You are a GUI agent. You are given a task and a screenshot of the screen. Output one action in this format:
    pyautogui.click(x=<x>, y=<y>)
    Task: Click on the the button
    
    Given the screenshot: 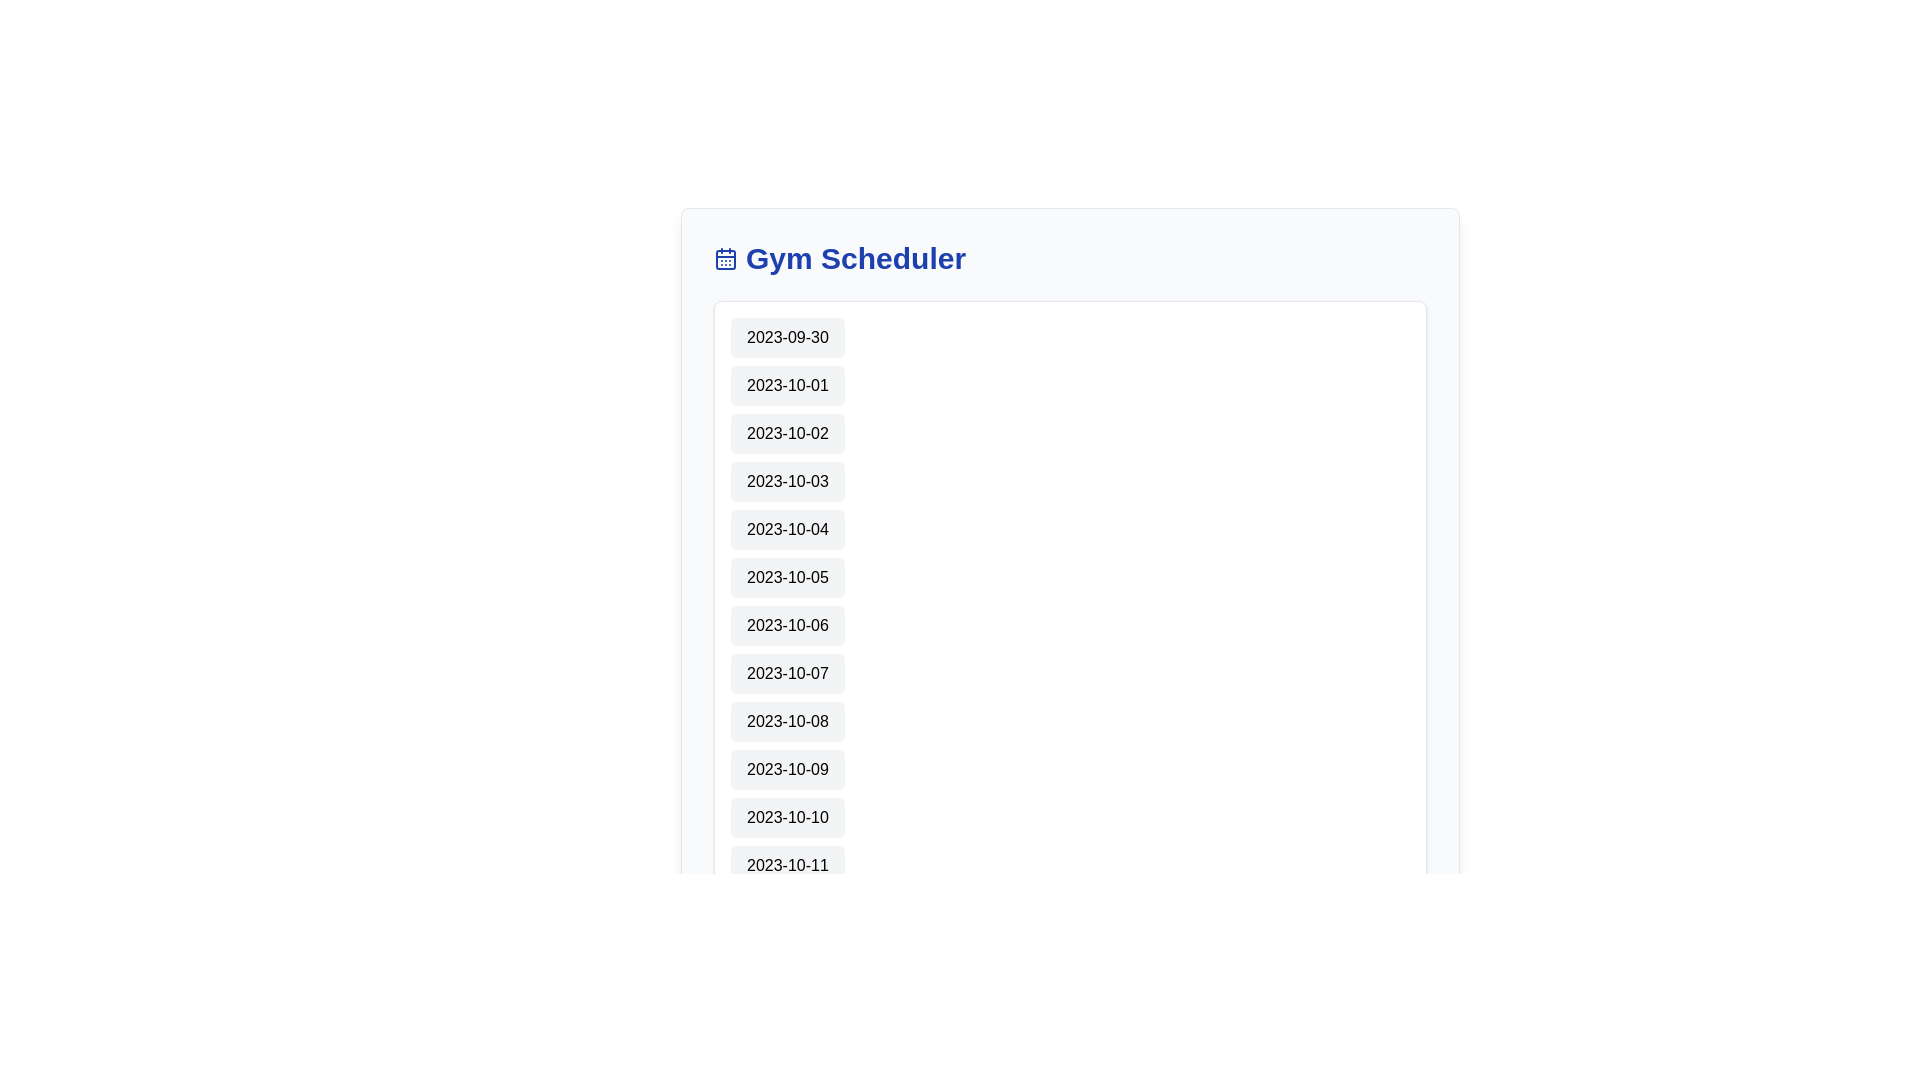 What is the action you would take?
    pyautogui.click(x=786, y=865)
    